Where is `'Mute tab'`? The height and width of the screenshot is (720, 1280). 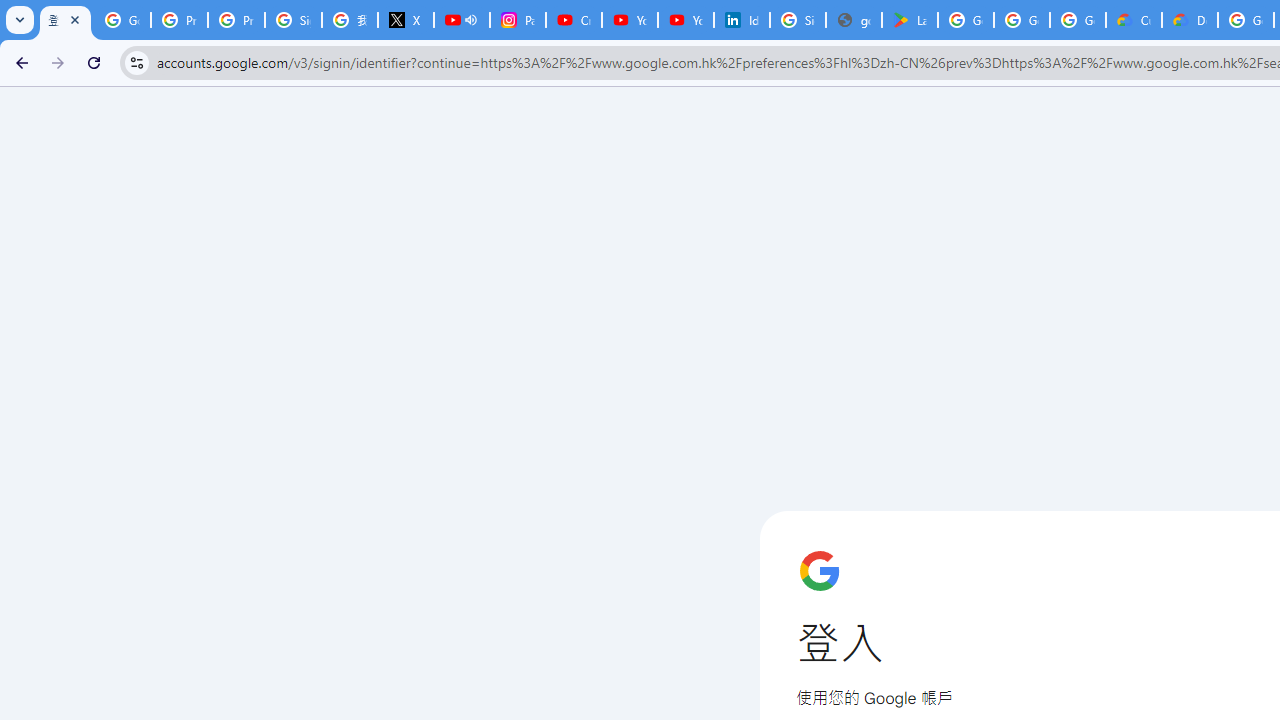
'Mute tab' is located at coordinates (470, 20).